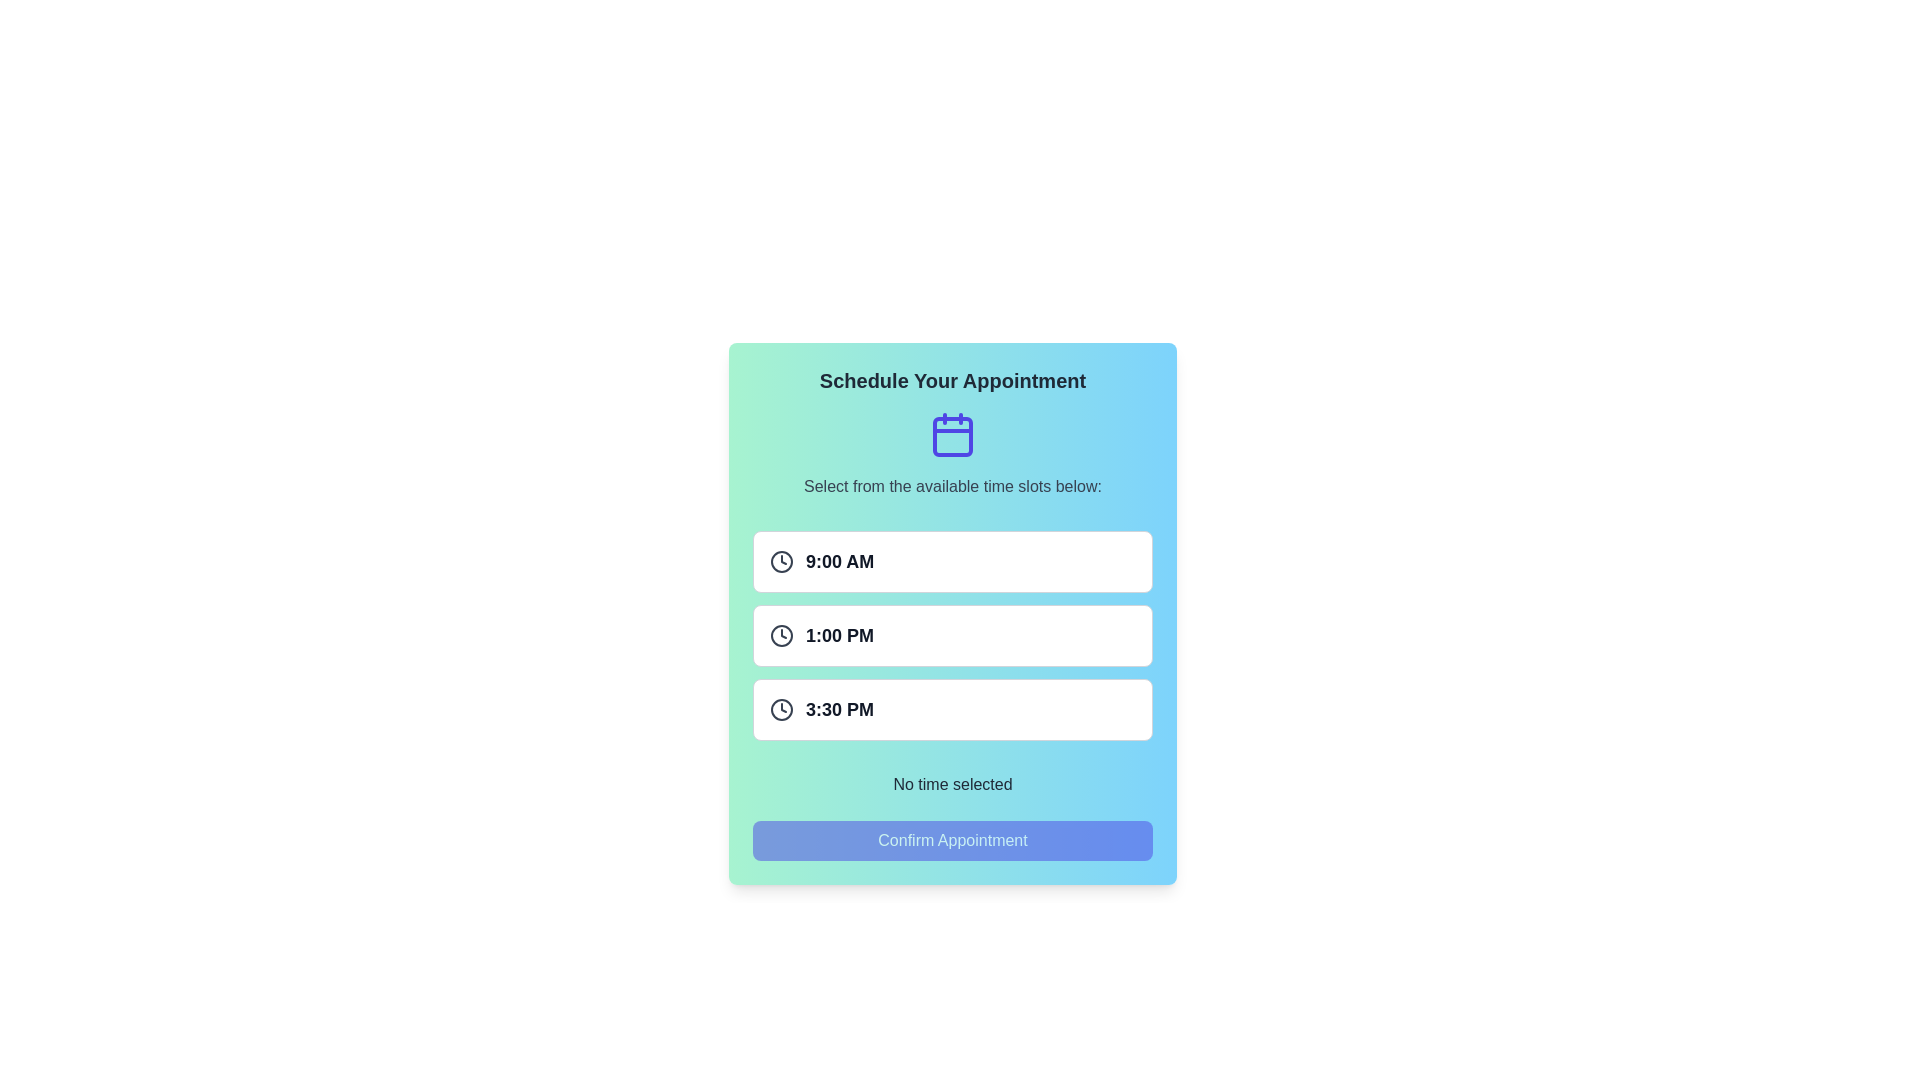 The height and width of the screenshot is (1080, 1920). Describe the element at coordinates (952, 562) in the screenshot. I see `the 9:00 AM time slot button, which is the first in a list of three buttons for scheduling appointments` at that location.